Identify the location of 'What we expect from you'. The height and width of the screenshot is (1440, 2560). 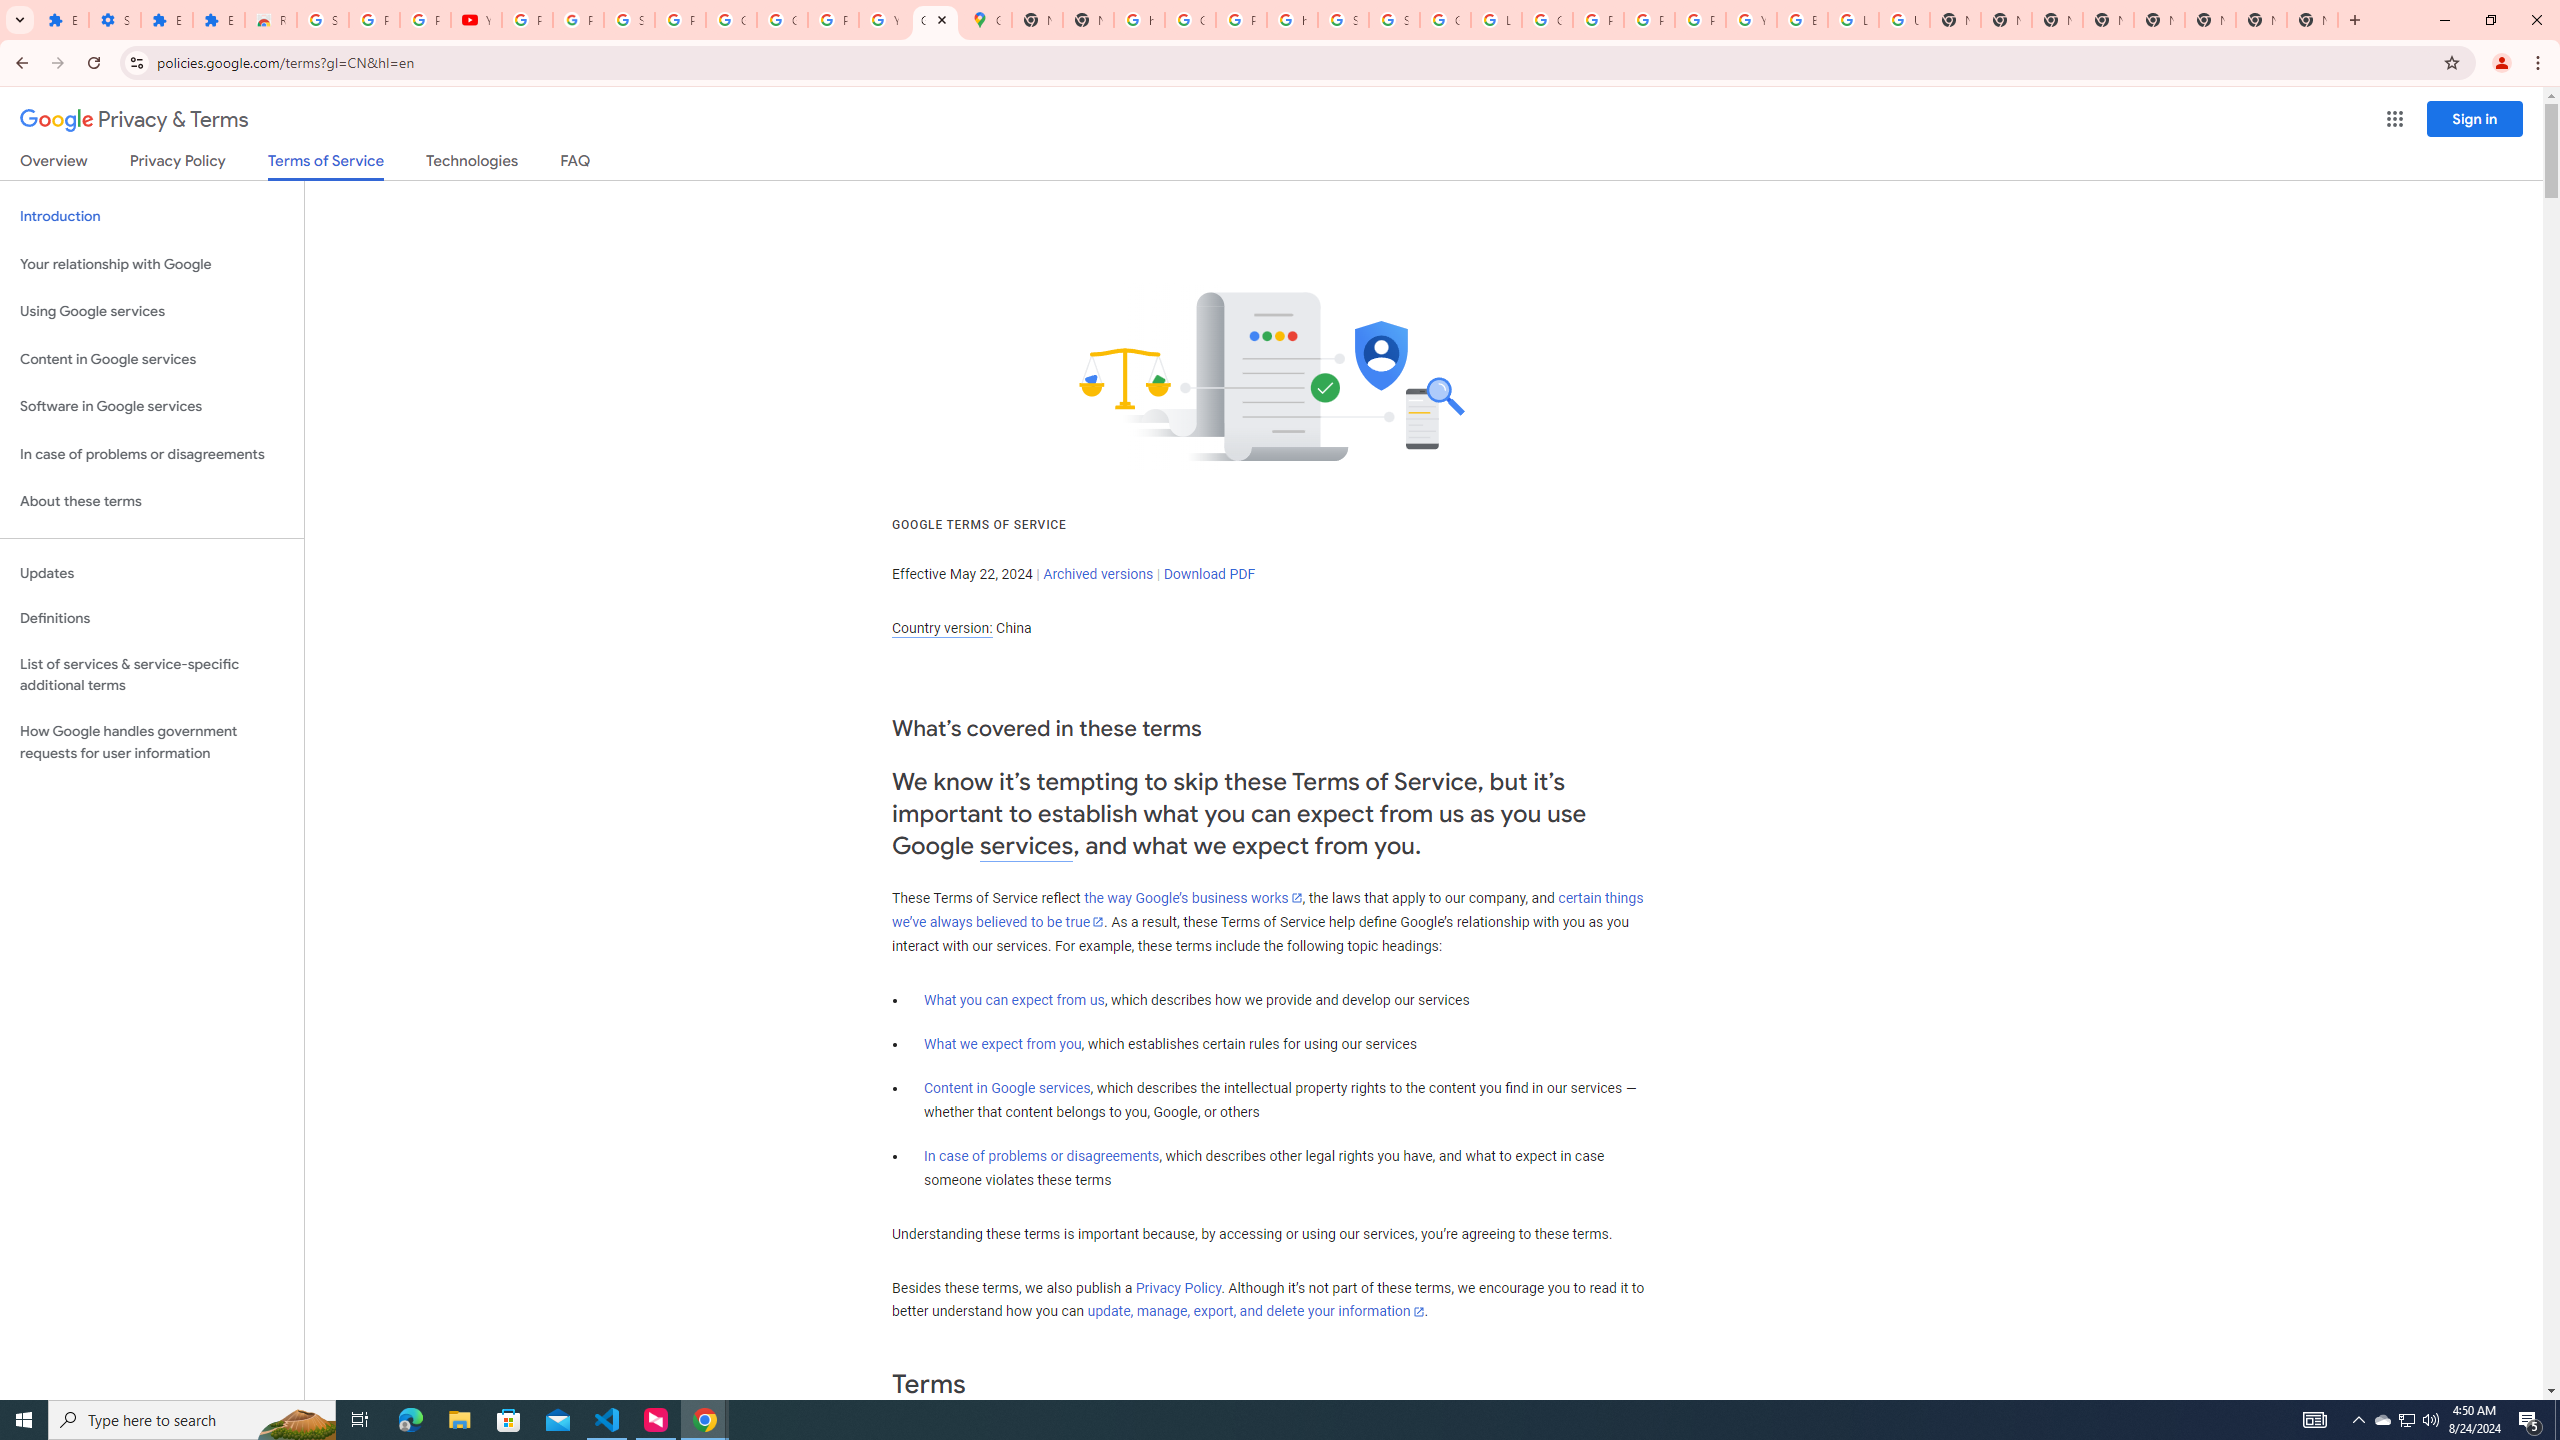
(1002, 1043).